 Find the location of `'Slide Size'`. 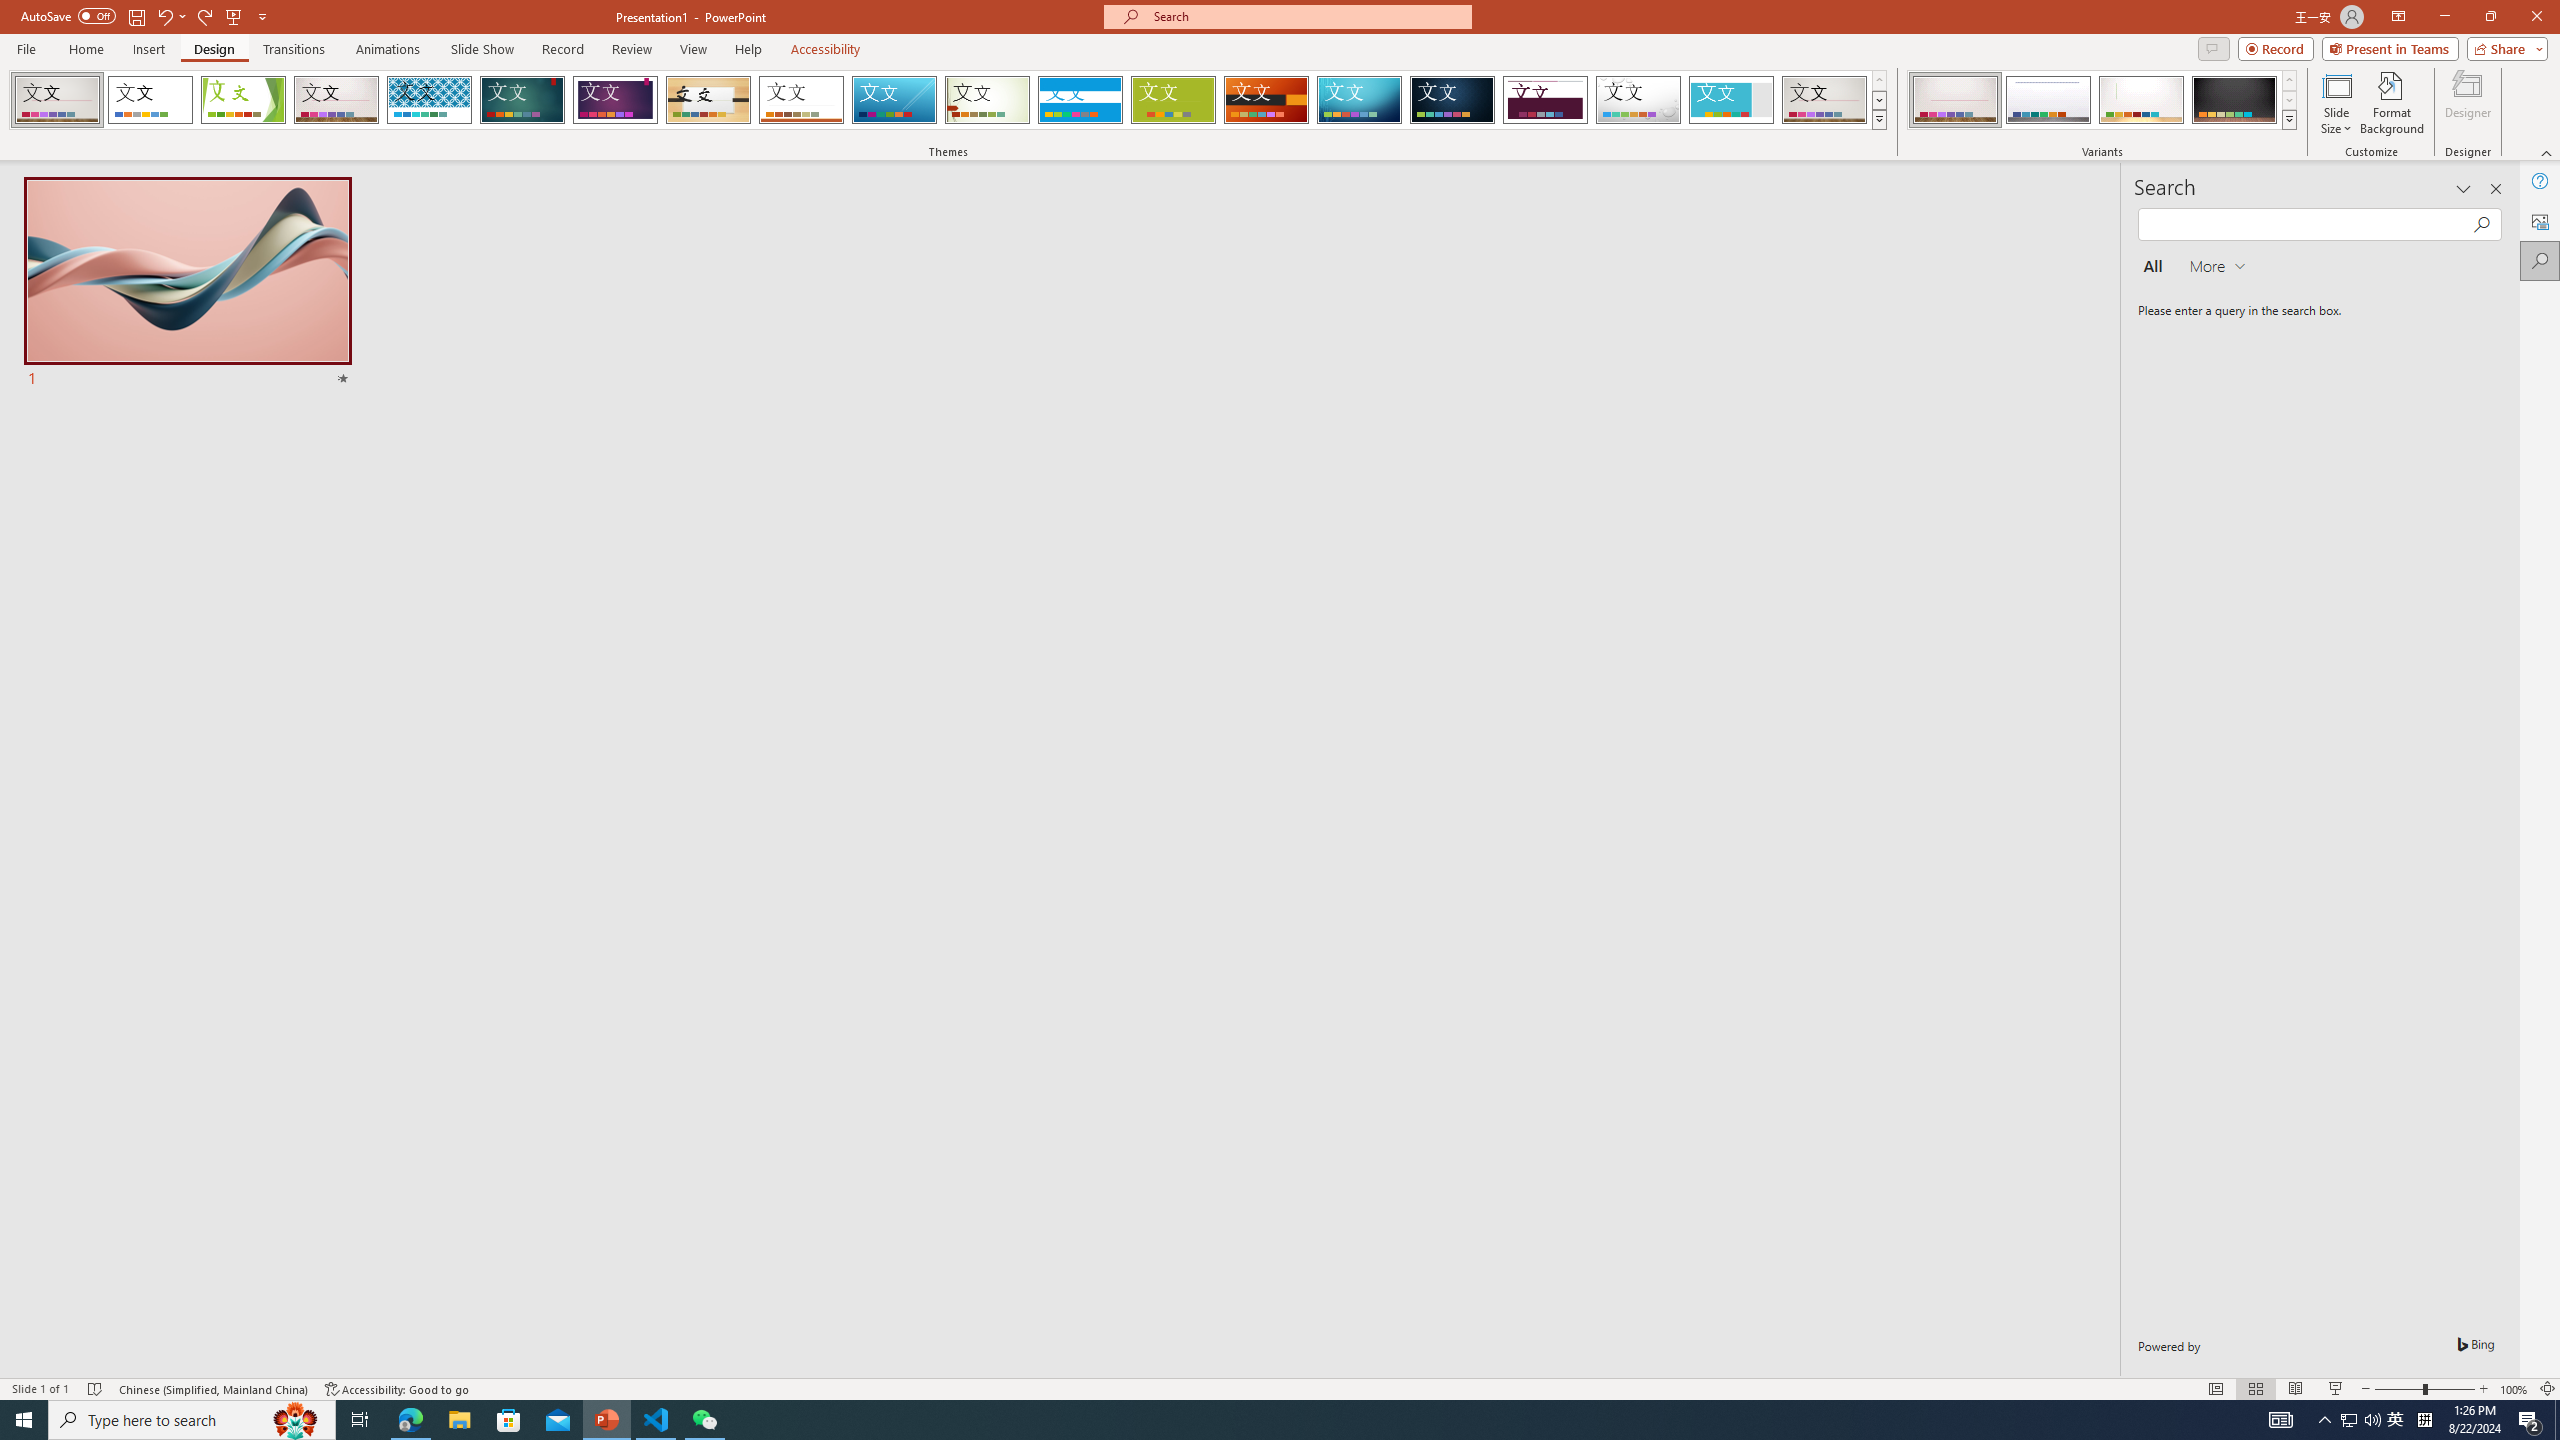

'Slide Size' is located at coordinates (2336, 103).